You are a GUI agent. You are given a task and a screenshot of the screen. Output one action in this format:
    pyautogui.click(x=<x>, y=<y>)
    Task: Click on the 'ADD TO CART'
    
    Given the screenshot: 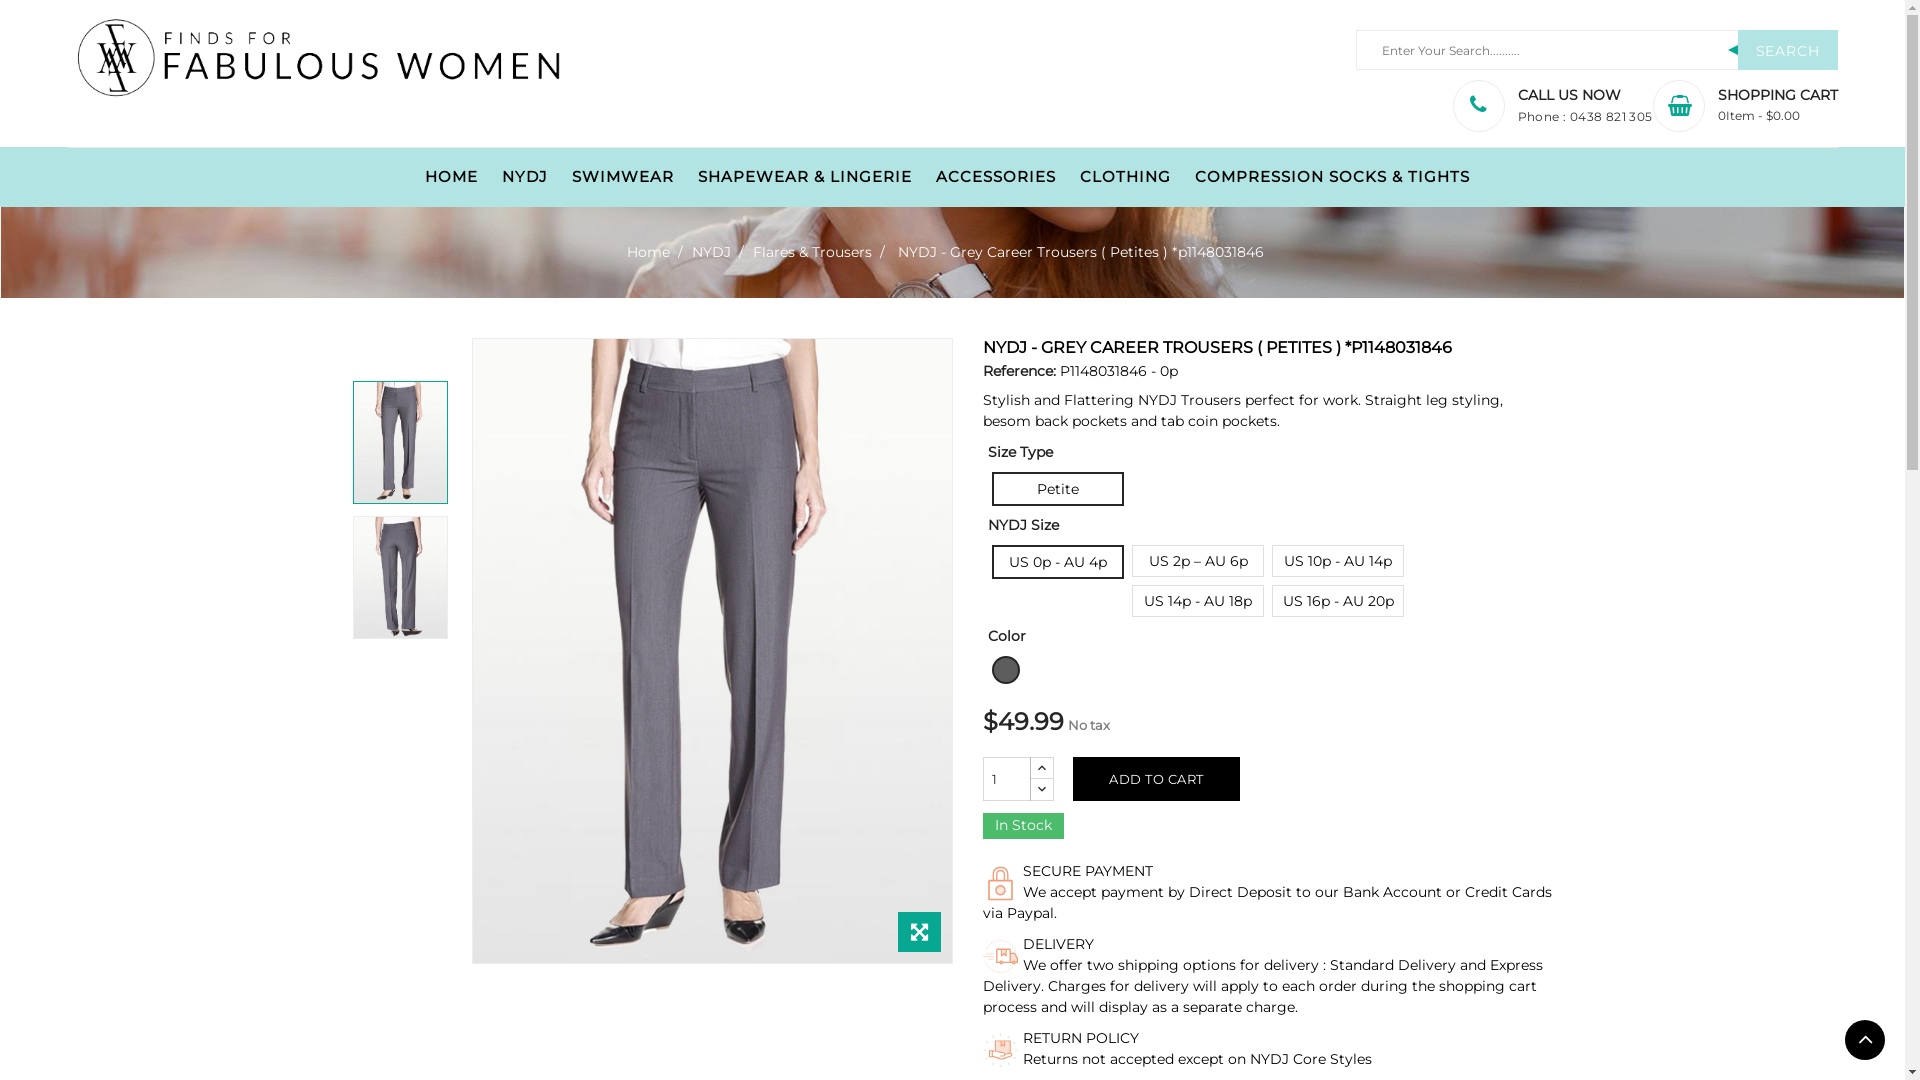 What is the action you would take?
    pyautogui.click(x=1156, y=778)
    